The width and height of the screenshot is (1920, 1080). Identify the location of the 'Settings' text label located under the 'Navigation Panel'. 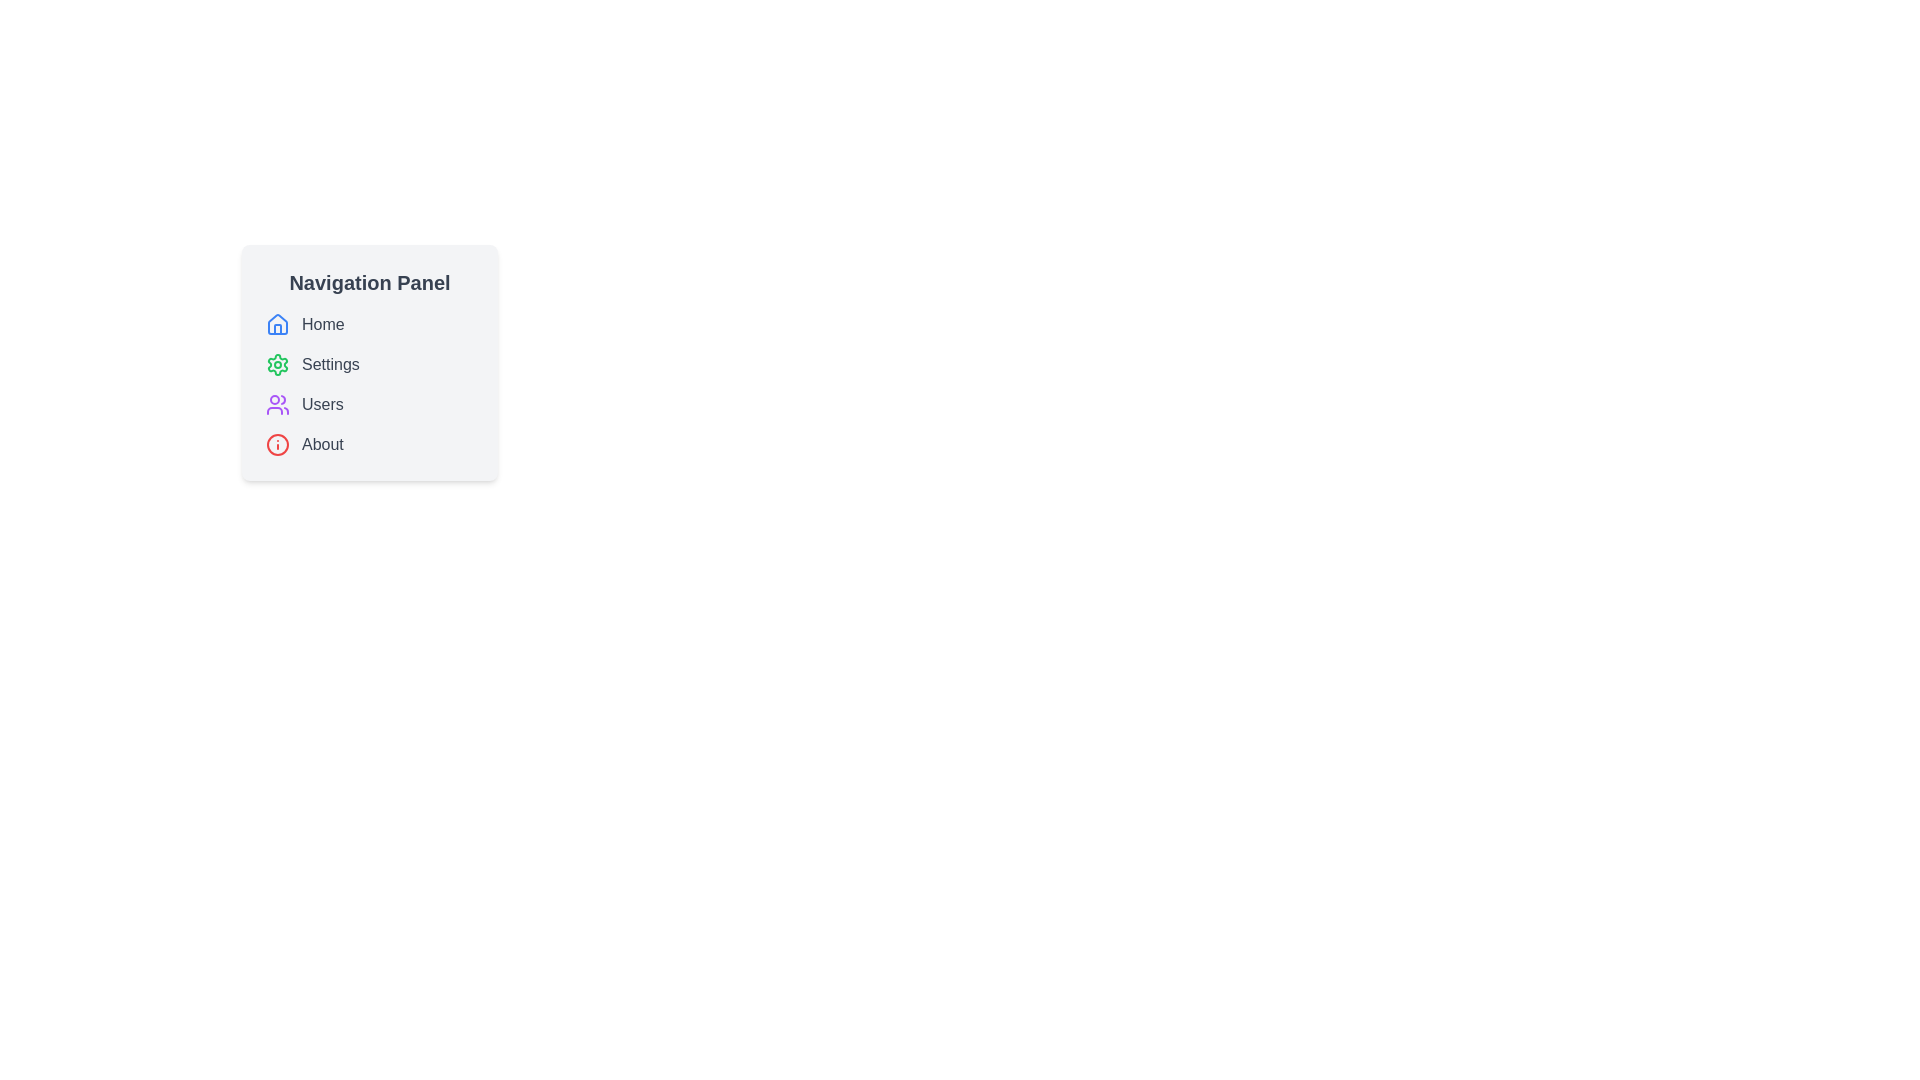
(330, 365).